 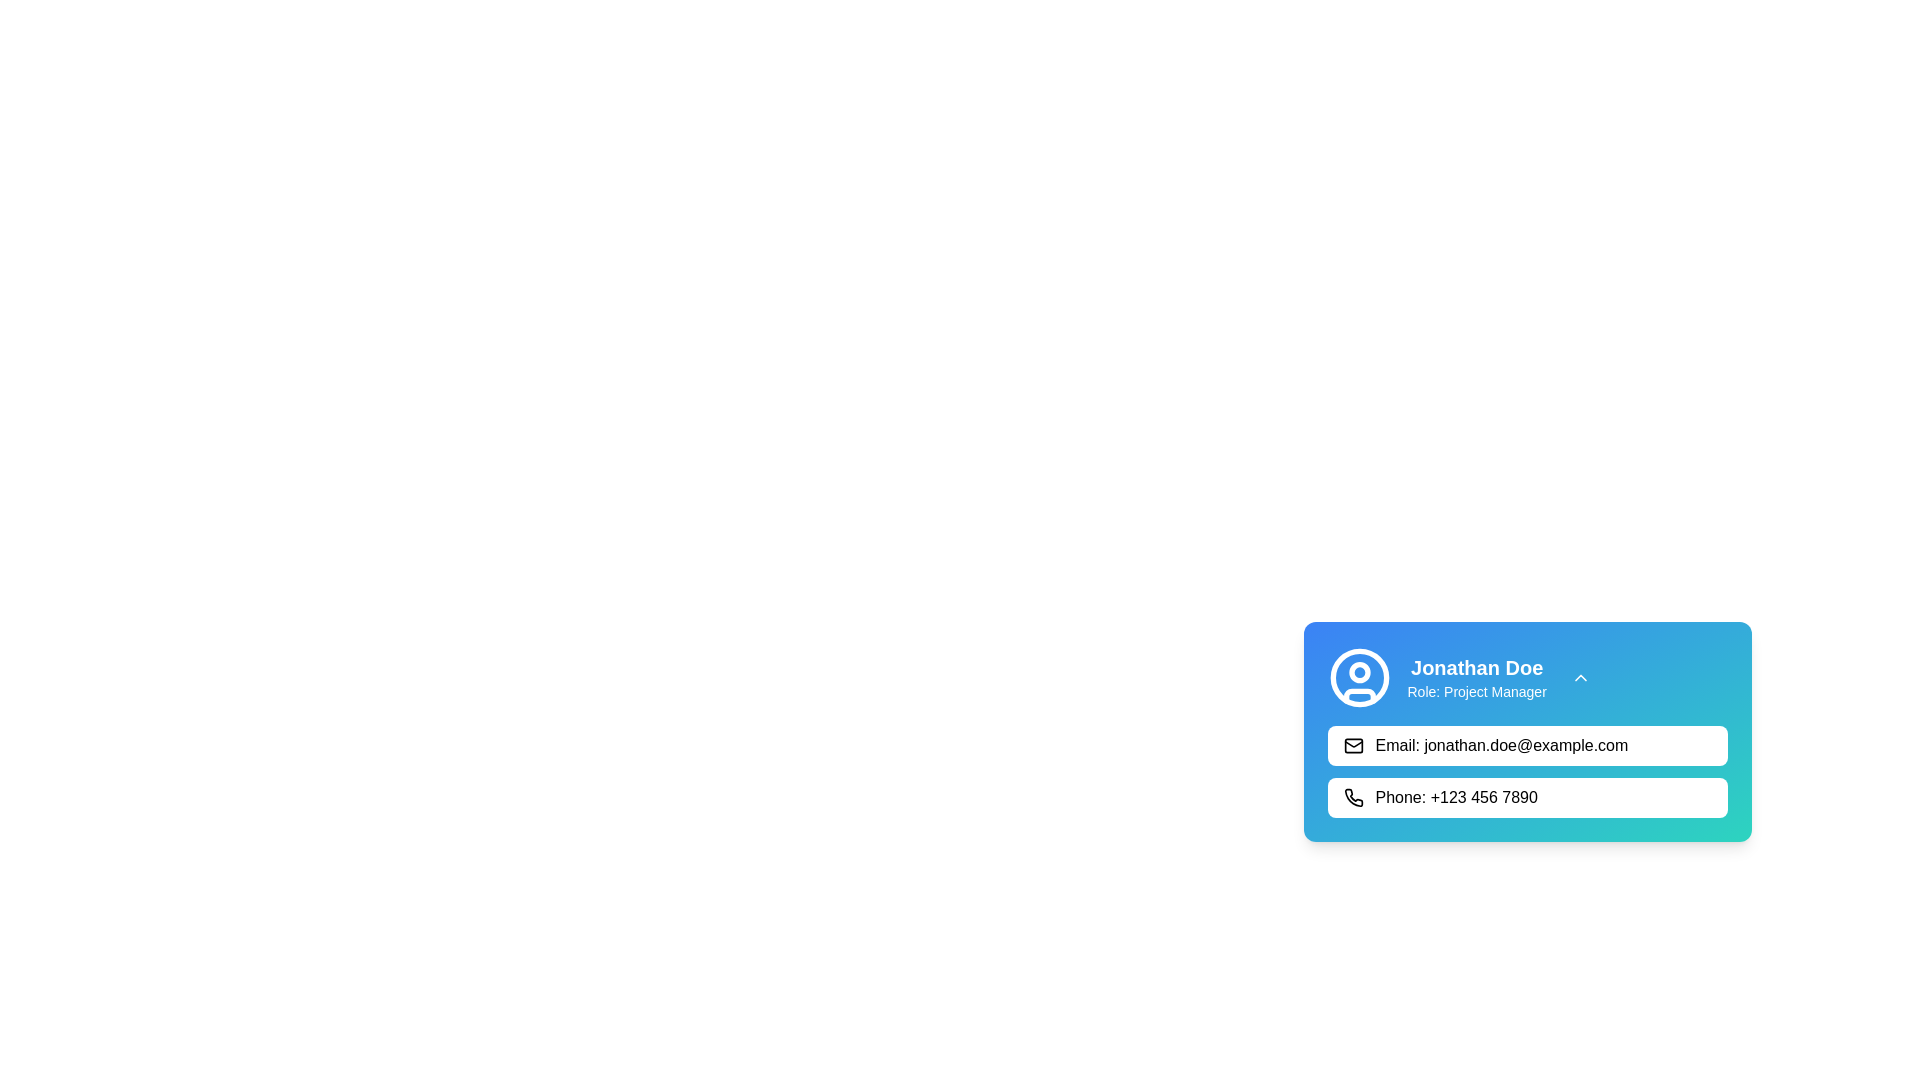 I want to click on the toggle button located at the top-right corner of the information card about 'Jonathan Doe', so click(x=1579, y=677).